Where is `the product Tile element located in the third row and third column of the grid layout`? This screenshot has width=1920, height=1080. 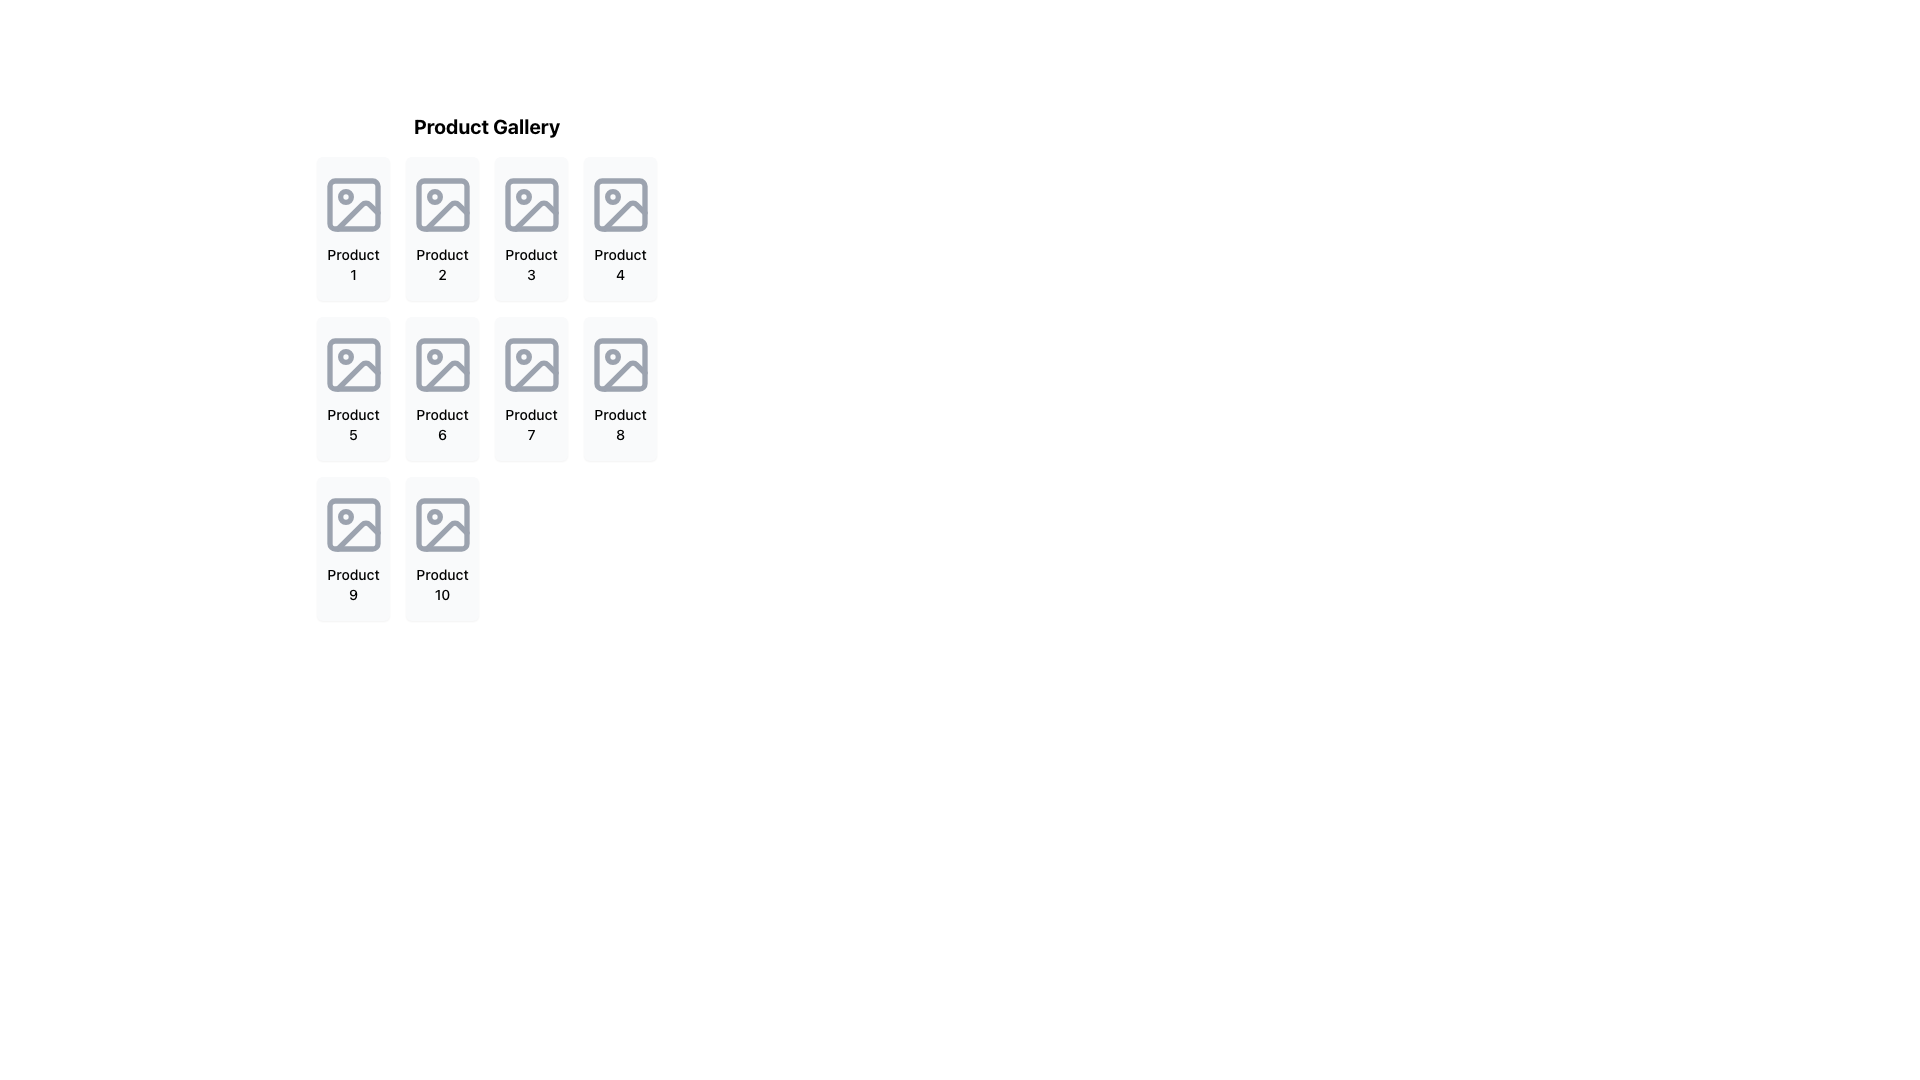 the product Tile element located in the third row and third column of the grid layout is located at coordinates (531, 389).